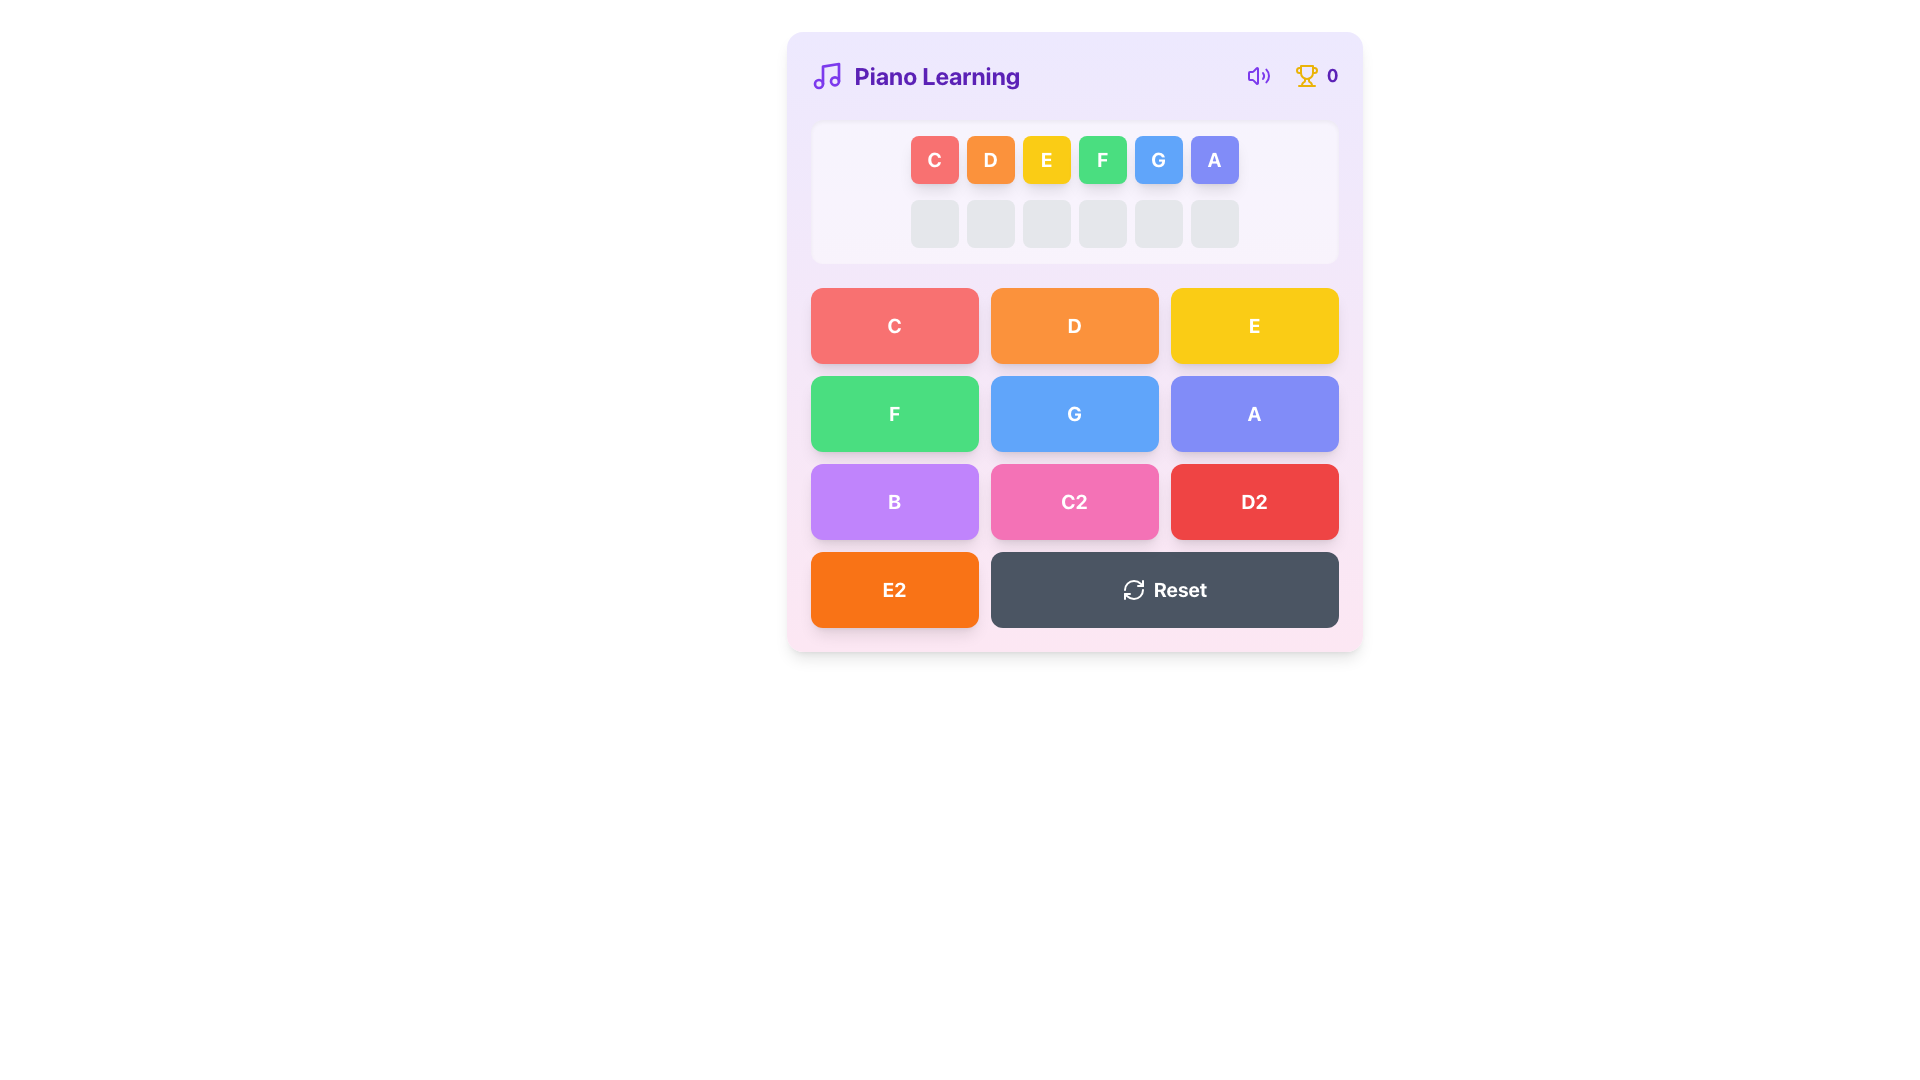  What do you see at coordinates (1101, 158) in the screenshot?
I see `the green square button with a bold white letter 'F' centered within it, located in the first row of buttons in the colorful piano learning interface, specifically the third button from the left` at bounding box center [1101, 158].